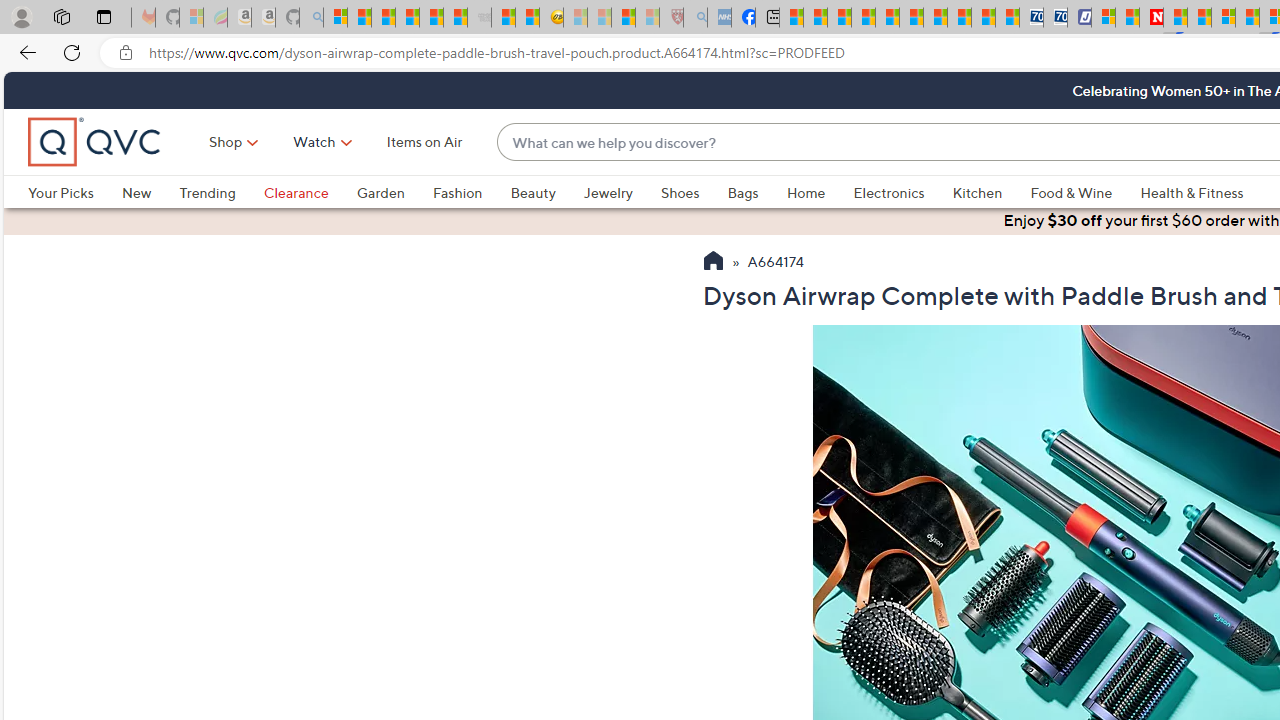  I want to click on 'Your Picks', so click(74, 192).